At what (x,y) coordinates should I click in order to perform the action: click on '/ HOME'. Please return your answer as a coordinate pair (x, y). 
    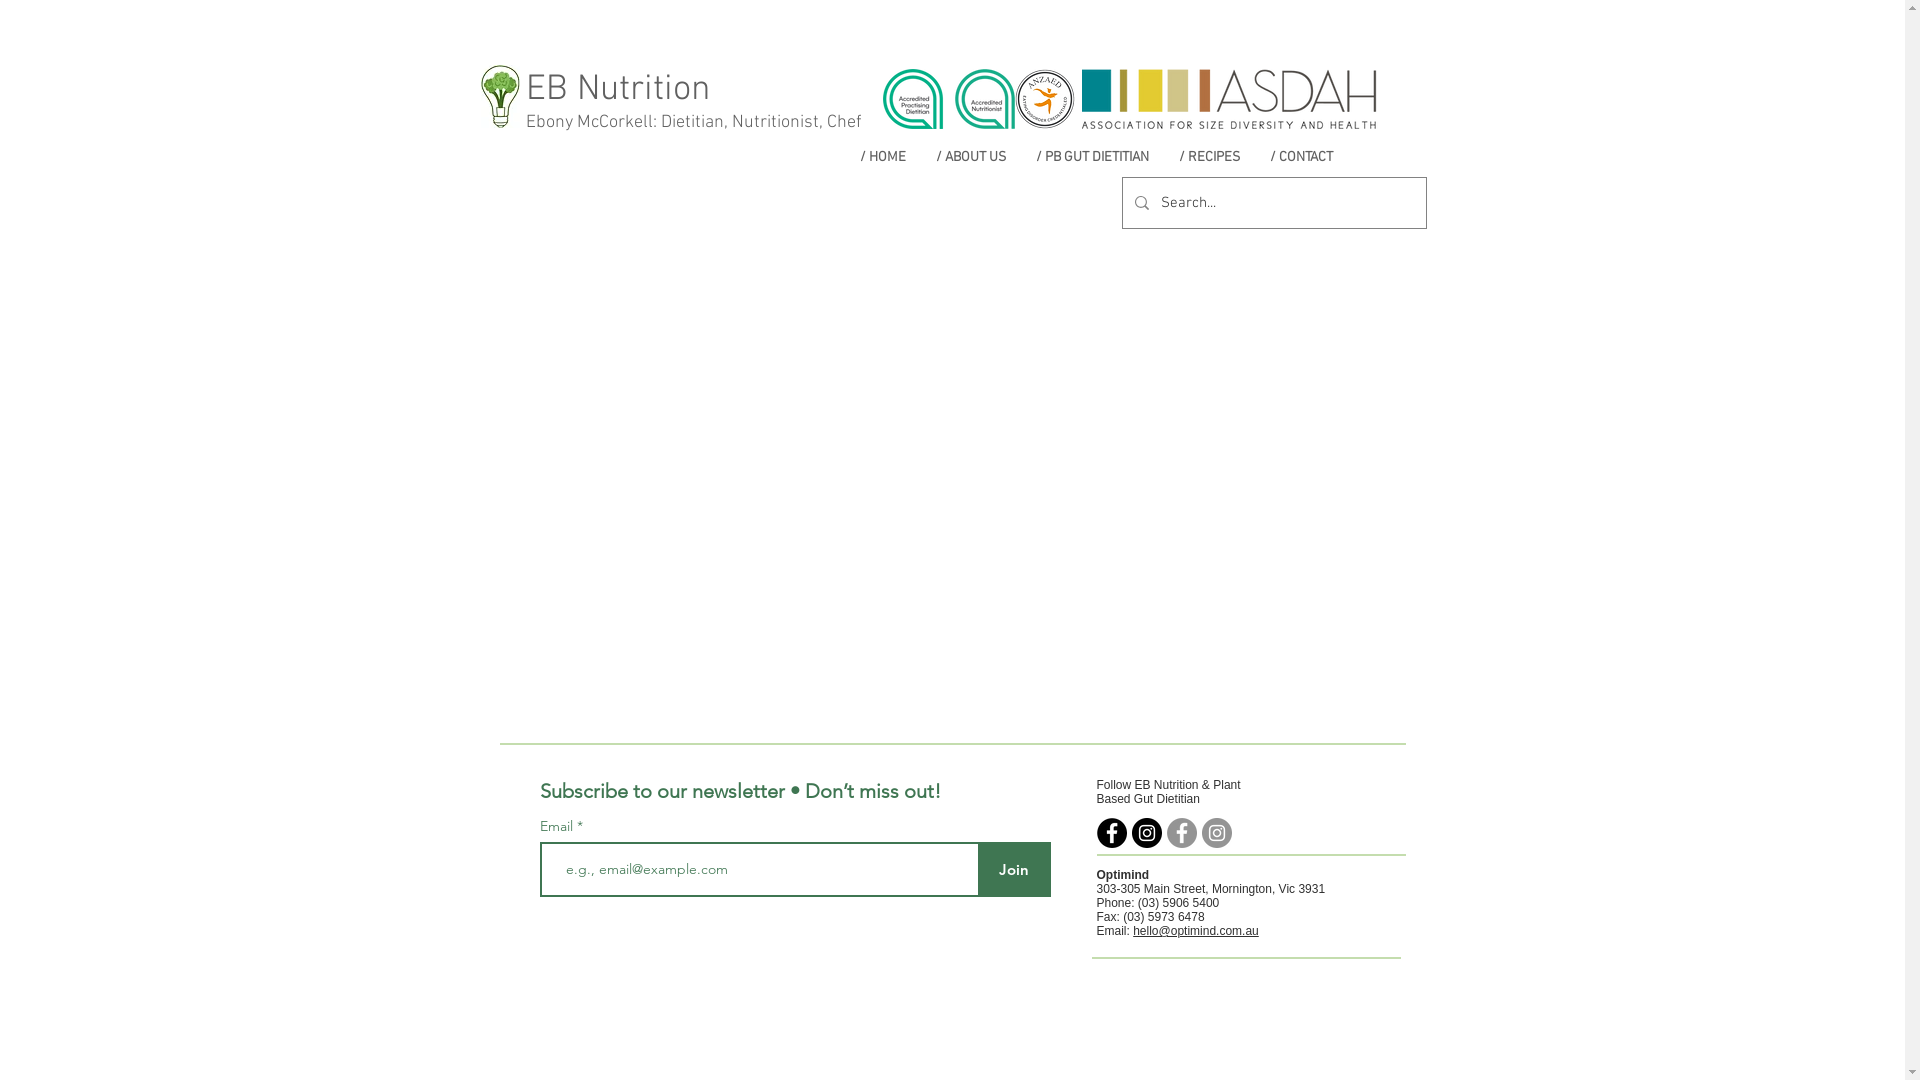
    Looking at the image, I should click on (881, 156).